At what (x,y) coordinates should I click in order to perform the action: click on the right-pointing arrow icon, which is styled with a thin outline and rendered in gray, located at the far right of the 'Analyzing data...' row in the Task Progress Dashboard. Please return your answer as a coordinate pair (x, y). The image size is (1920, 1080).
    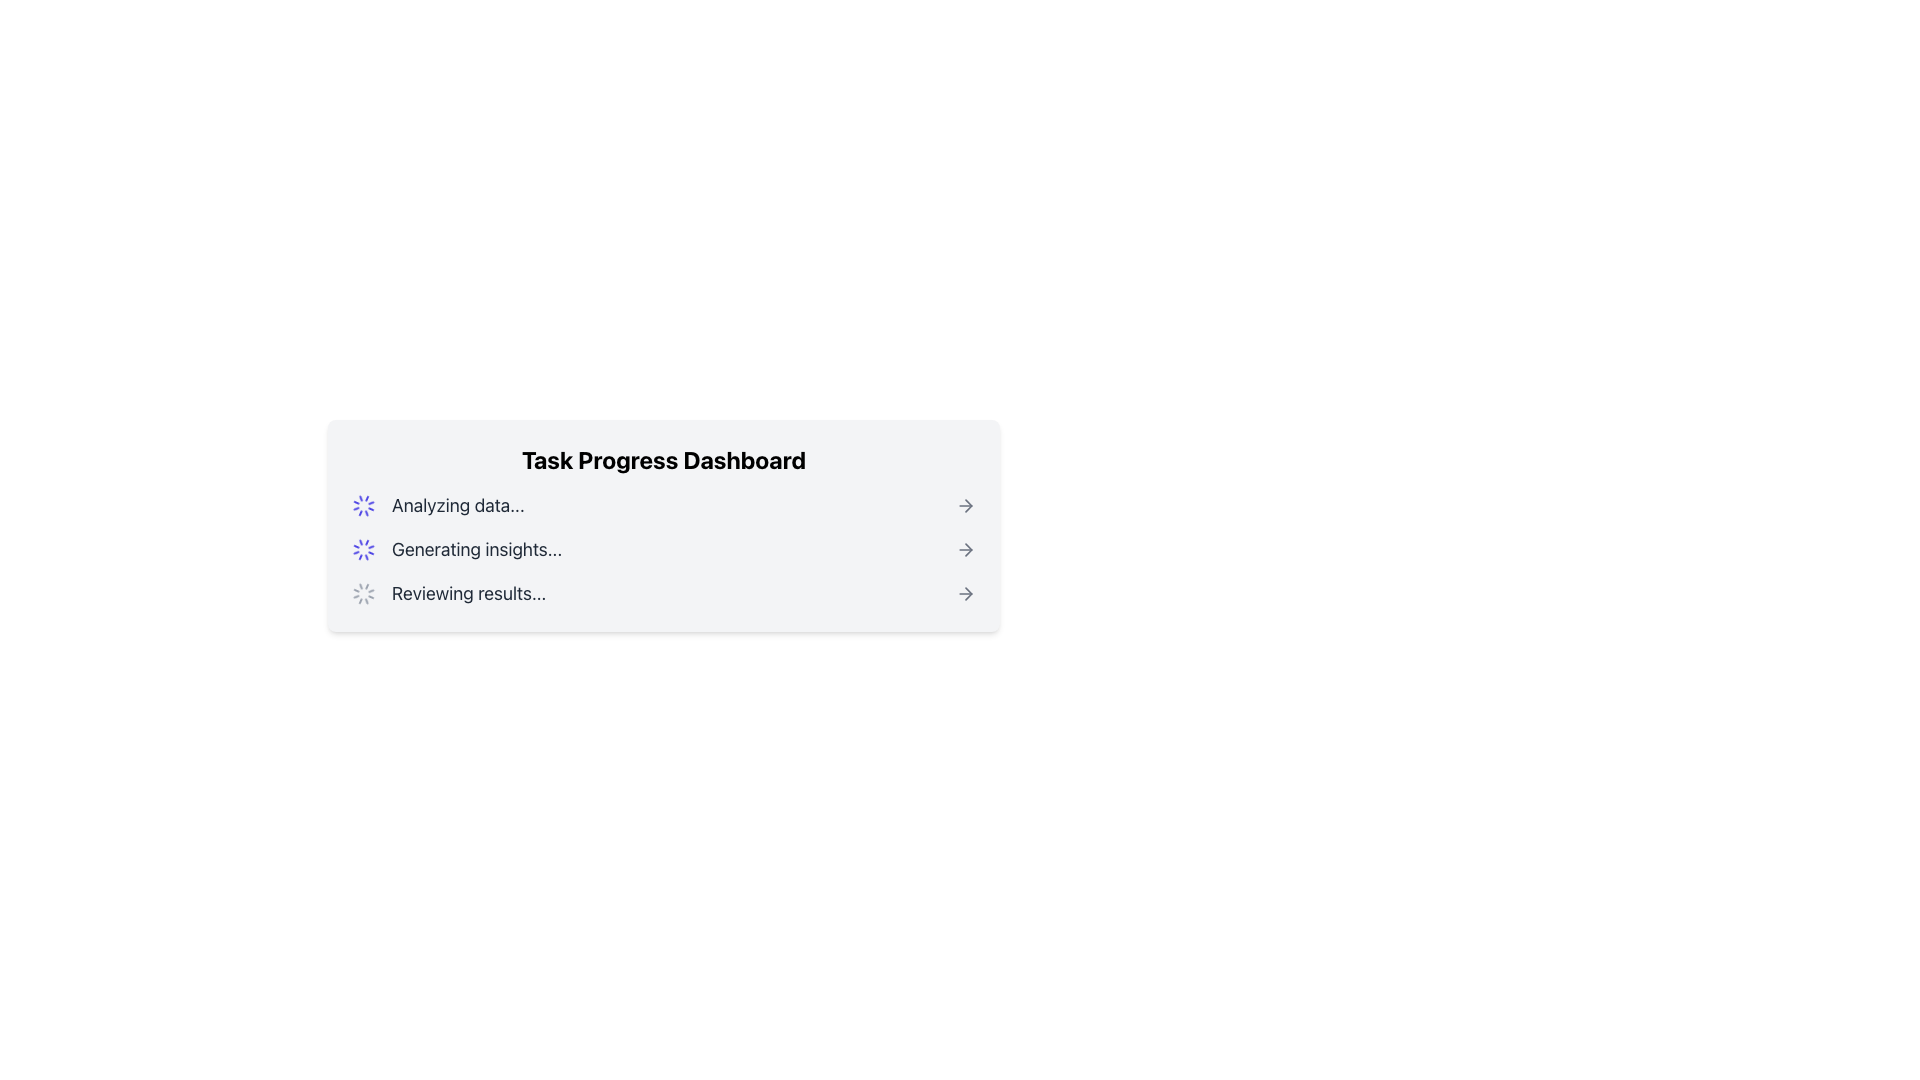
    Looking at the image, I should click on (965, 504).